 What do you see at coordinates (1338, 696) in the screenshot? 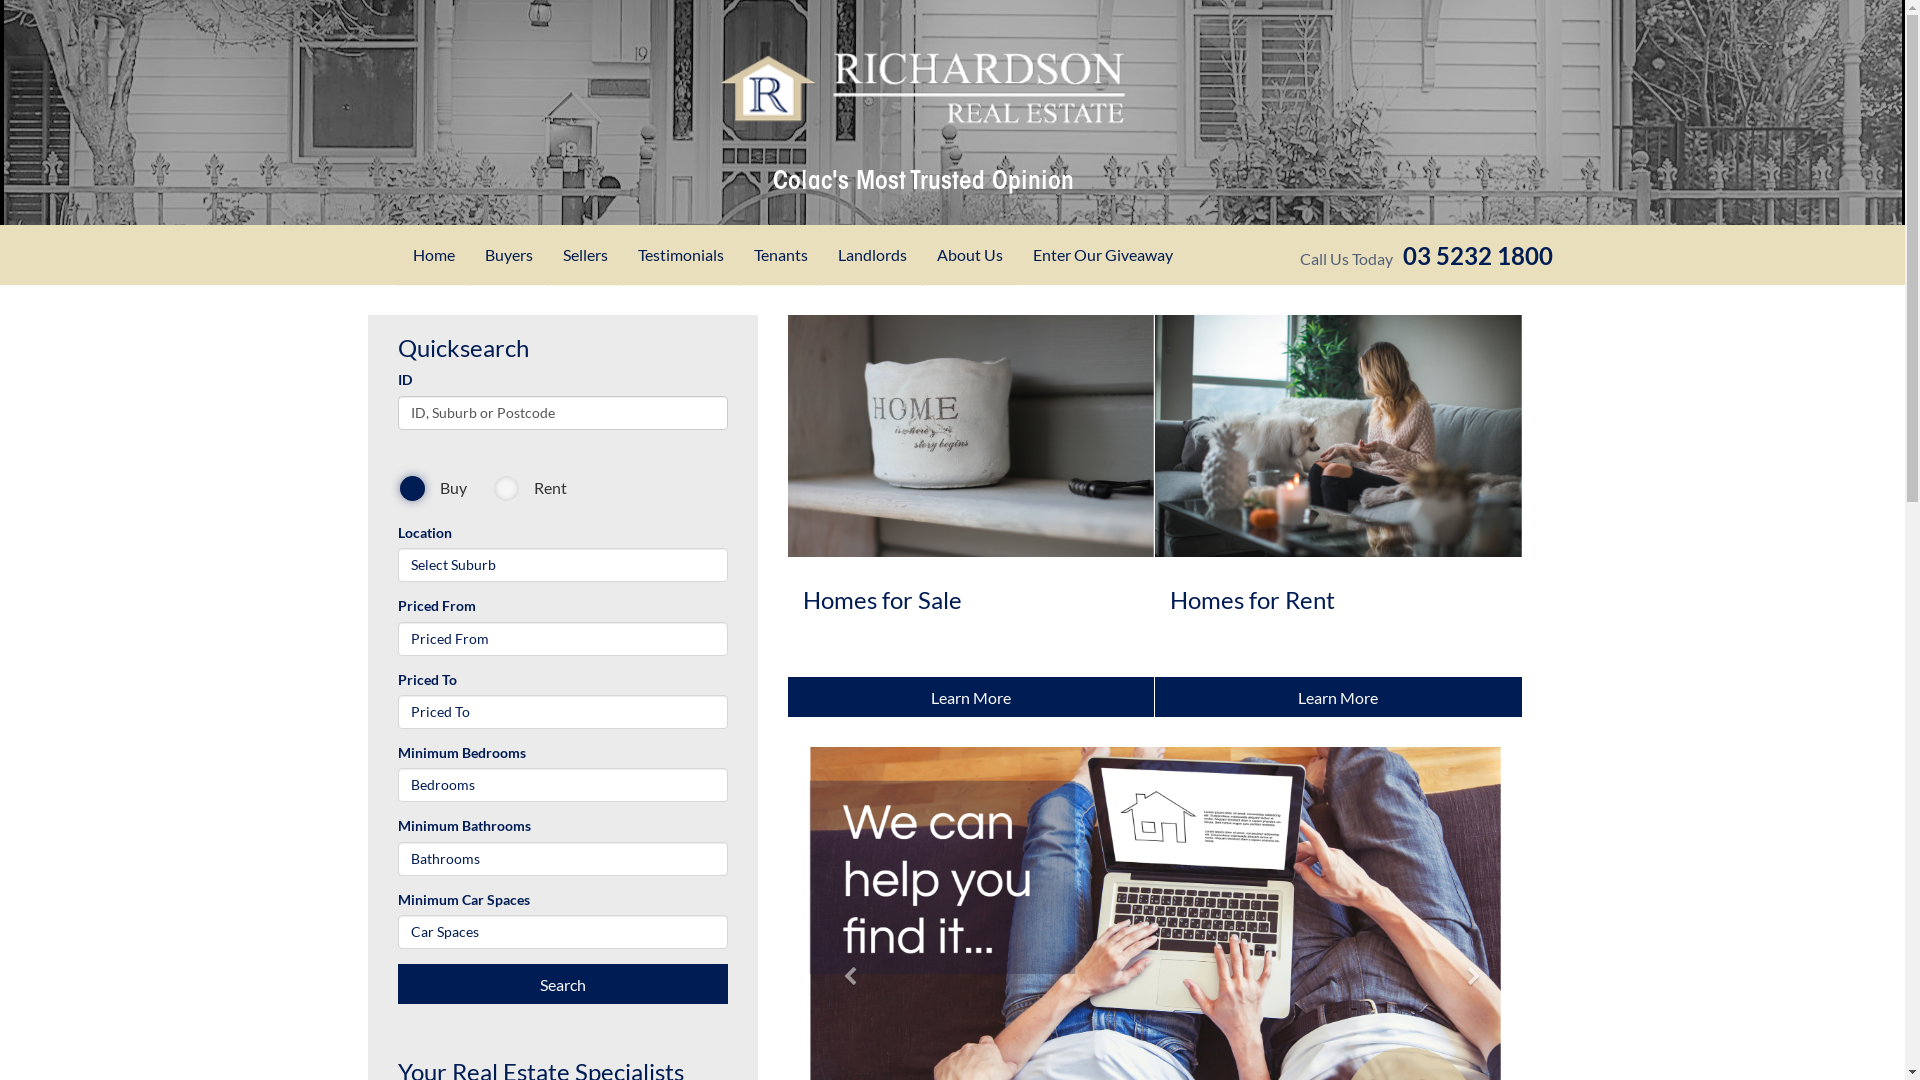
I see `'Learn More'` at bounding box center [1338, 696].